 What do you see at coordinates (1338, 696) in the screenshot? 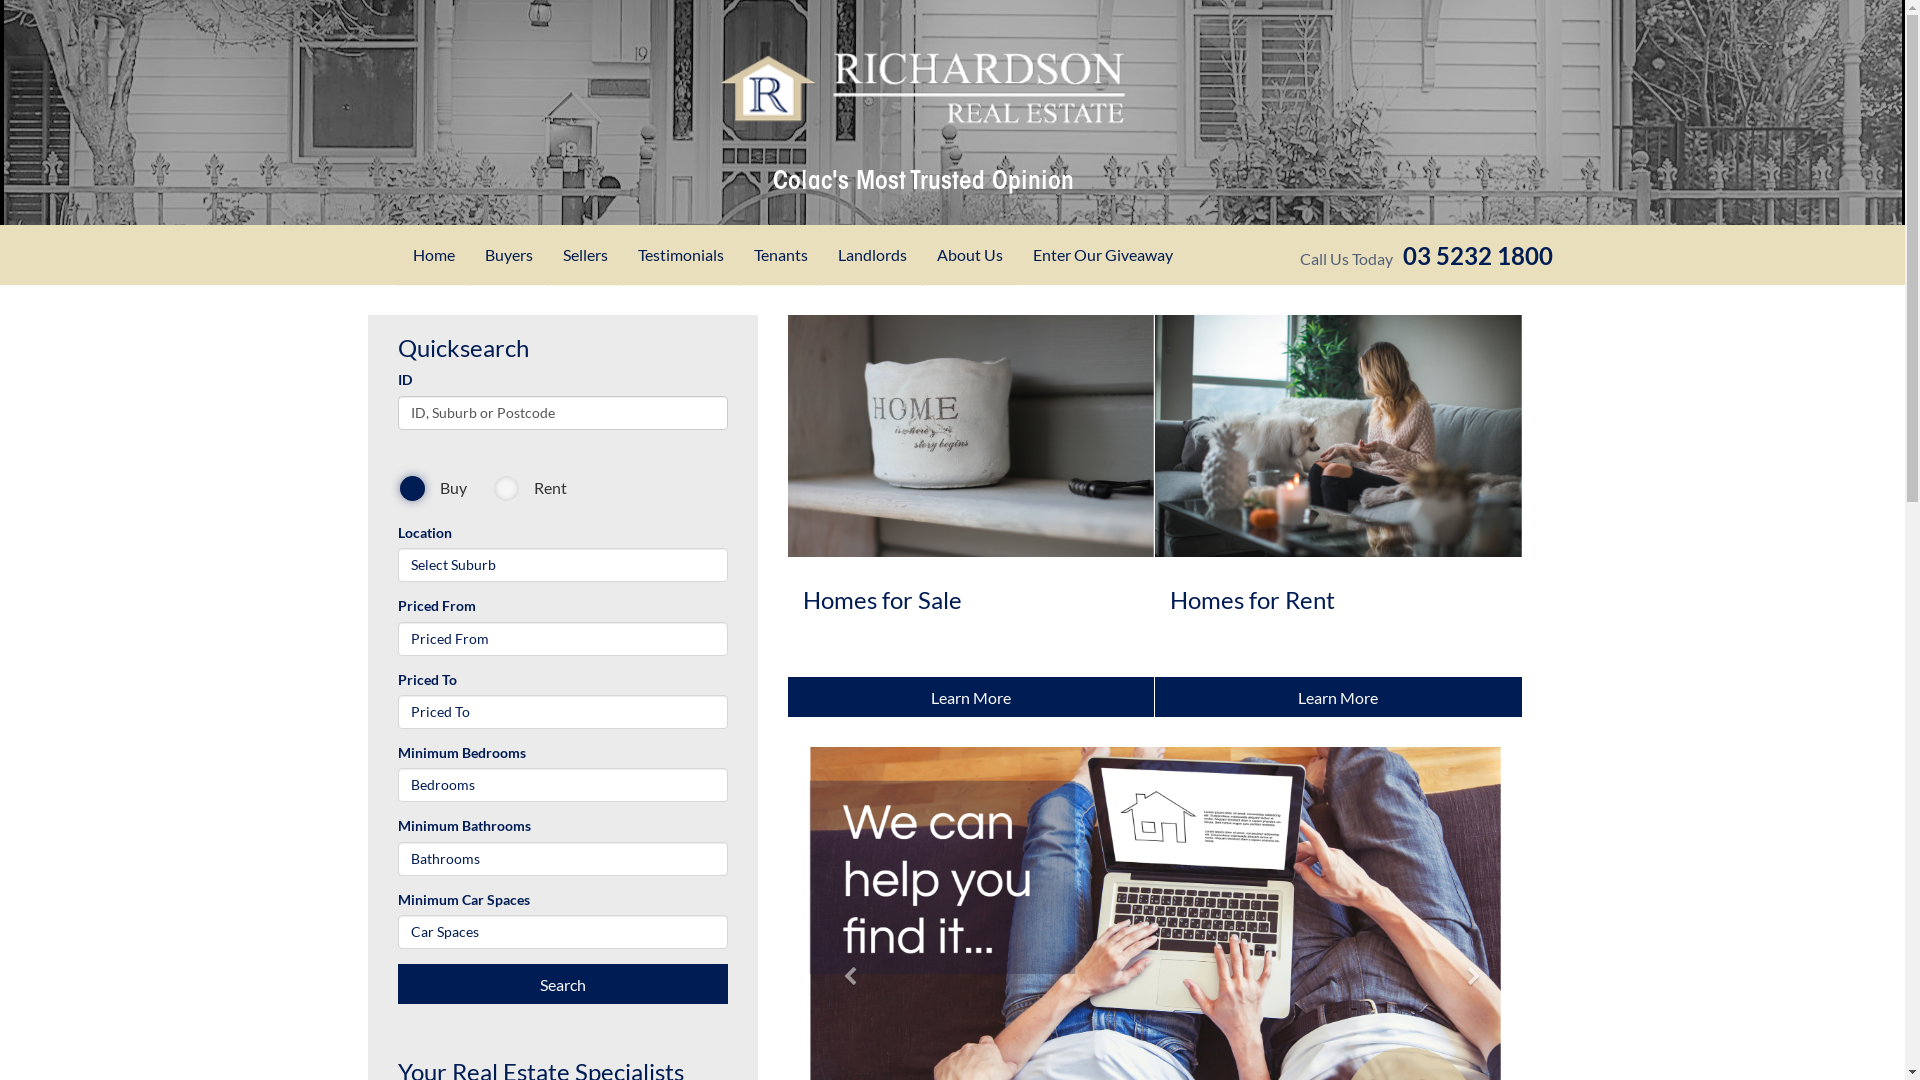
I see `'Learn More'` at bounding box center [1338, 696].